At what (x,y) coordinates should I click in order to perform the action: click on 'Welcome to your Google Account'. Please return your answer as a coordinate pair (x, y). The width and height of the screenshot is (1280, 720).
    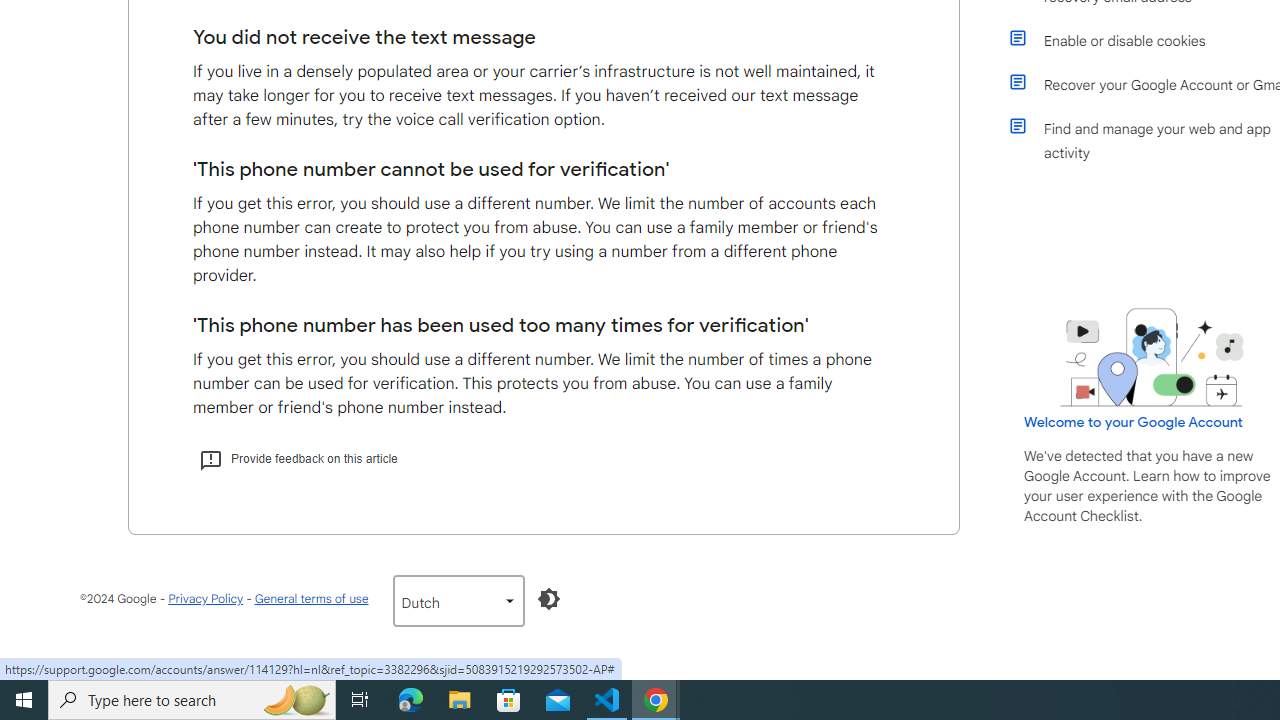
    Looking at the image, I should click on (1134, 421).